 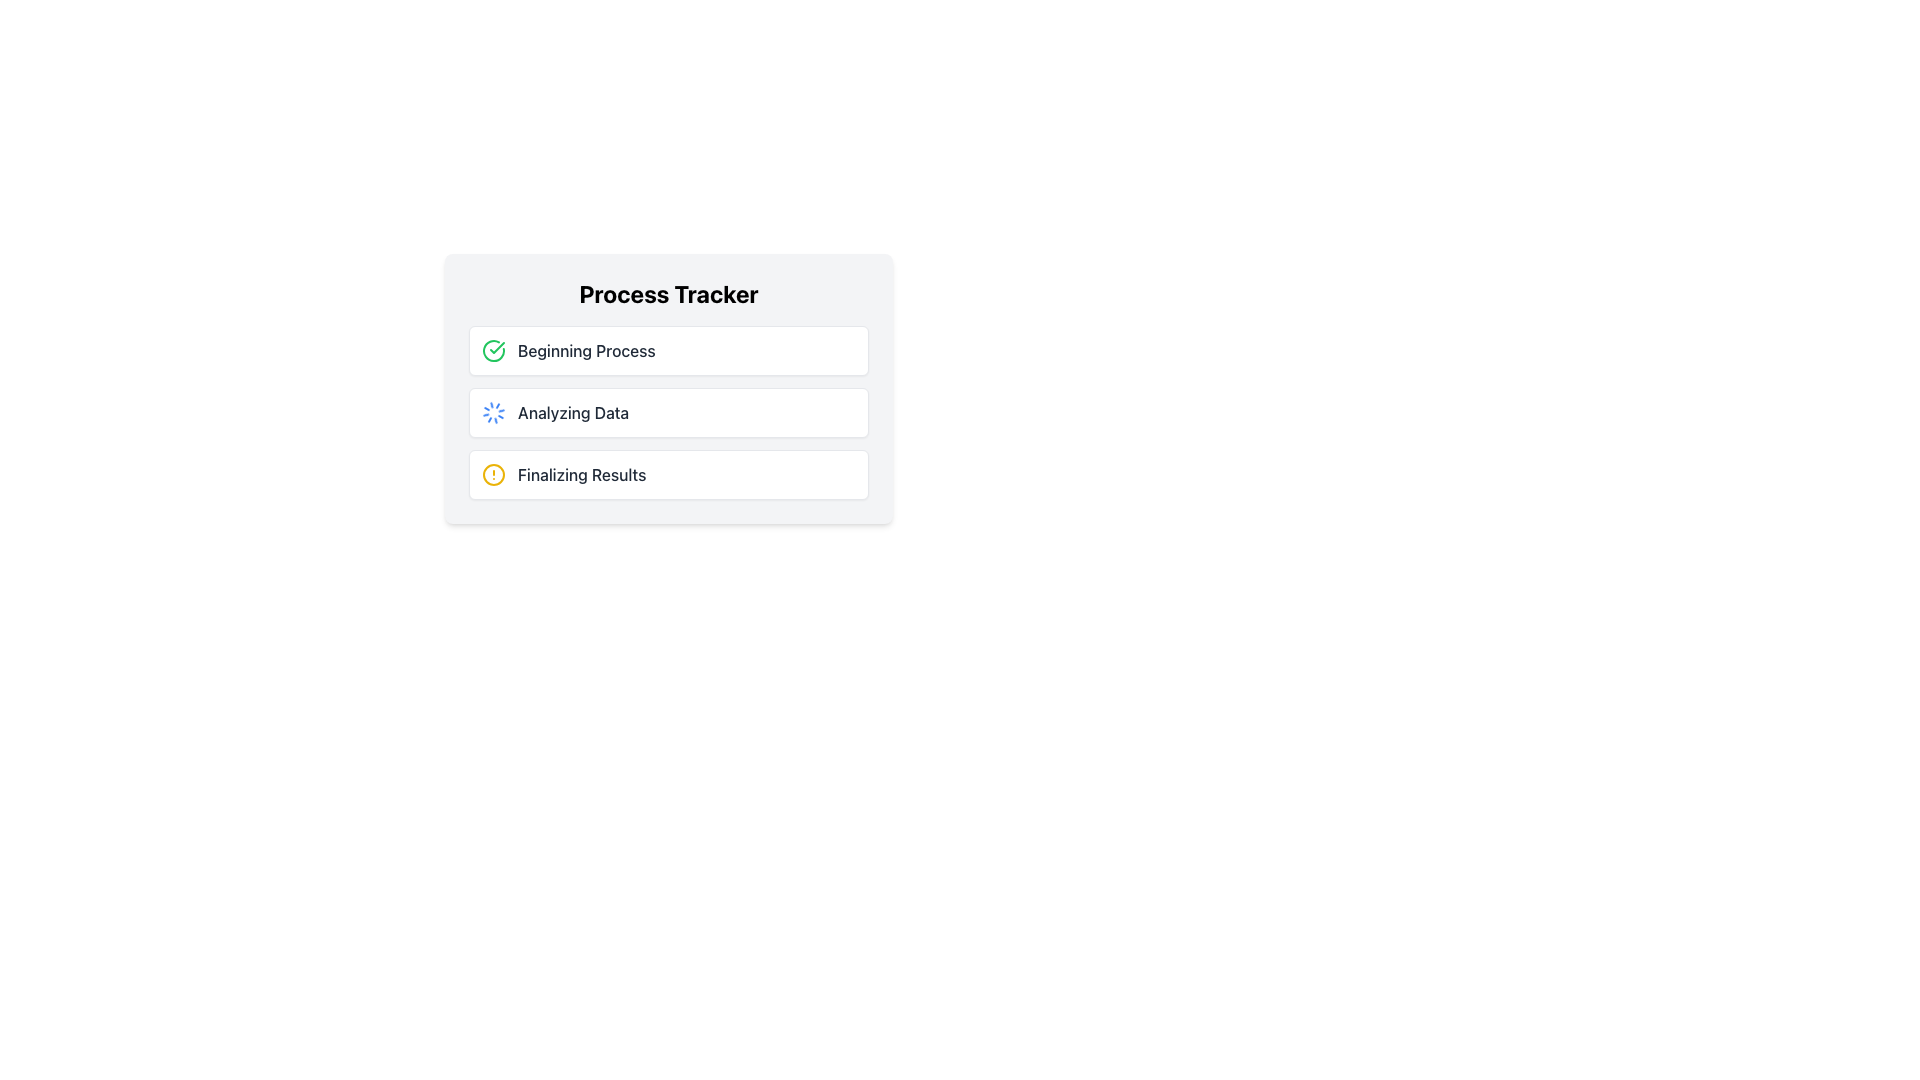 What do you see at coordinates (572, 411) in the screenshot?
I see `the text label displaying 'Analyzing Data', which is the second step in the process tracker component` at bounding box center [572, 411].